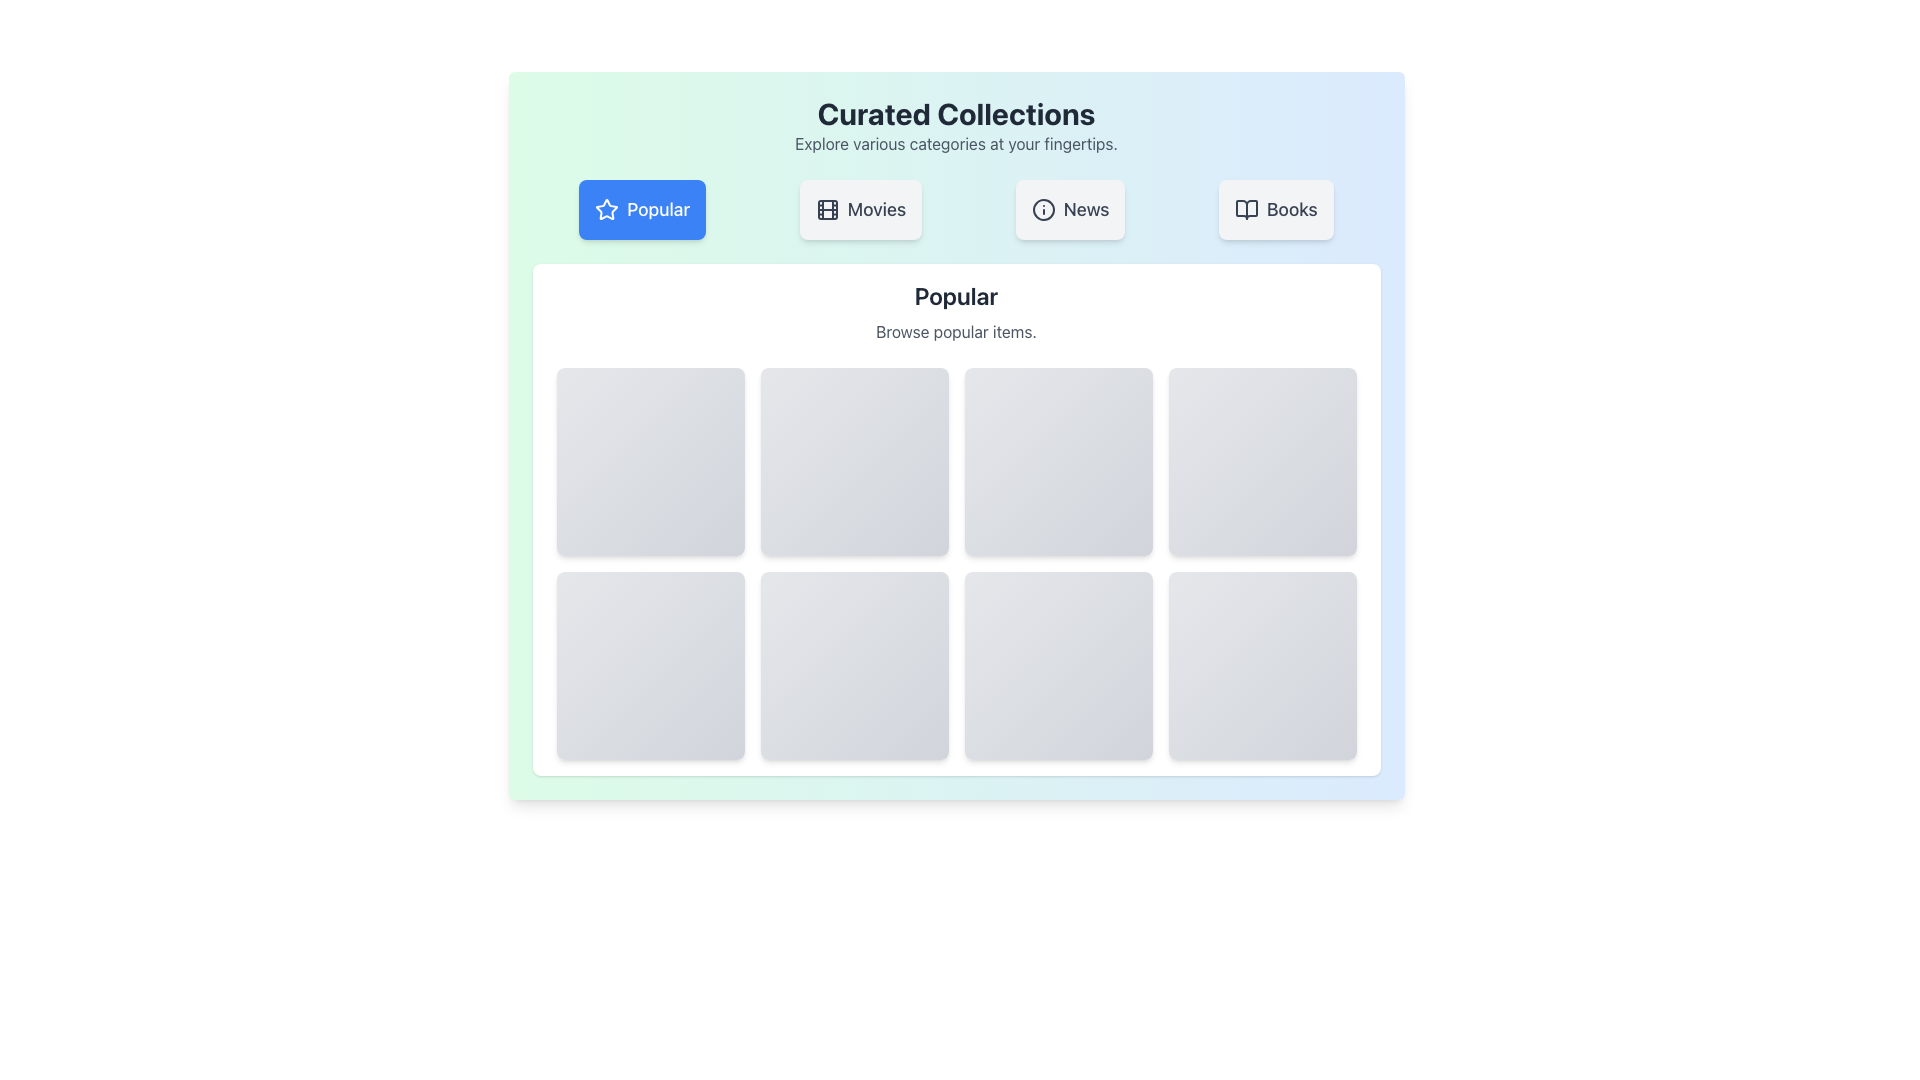  What do you see at coordinates (955, 142) in the screenshot?
I see `text label that says 'Explore various categories at your fingertips.' positioned below the title 'Curated Collections.'` at bounding box center [955, 142].